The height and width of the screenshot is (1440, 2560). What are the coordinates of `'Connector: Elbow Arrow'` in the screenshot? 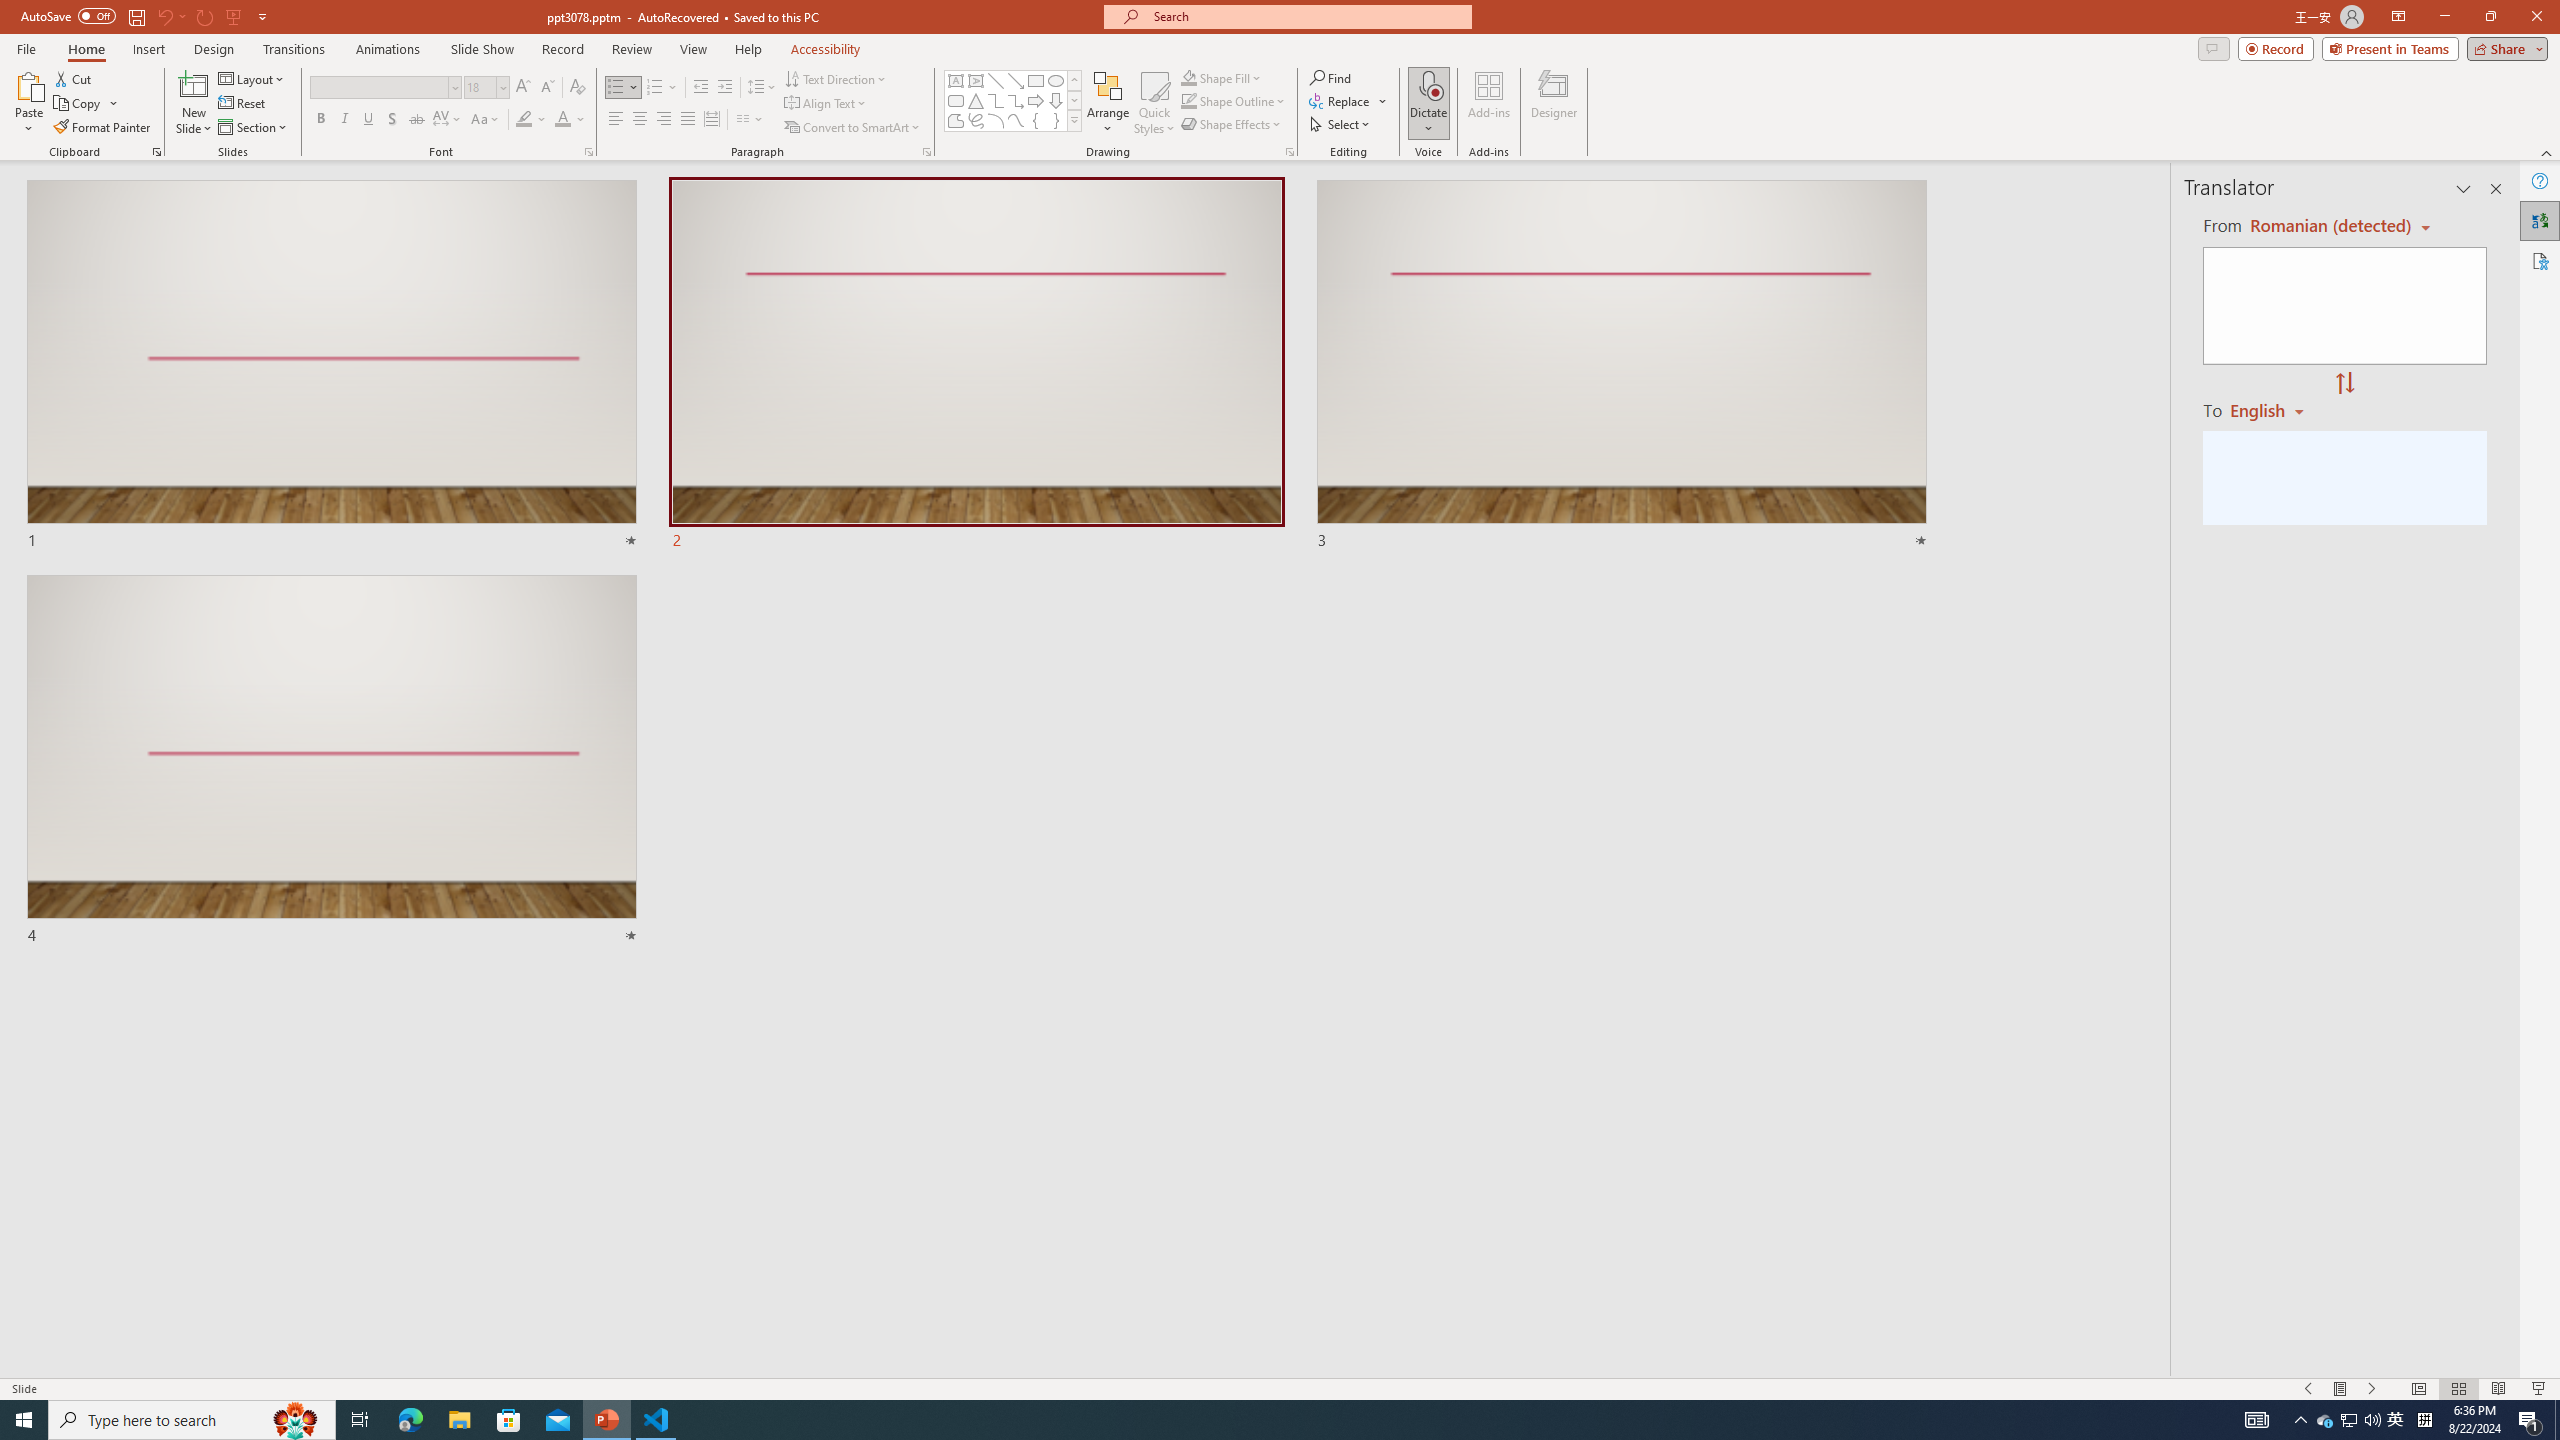 It's located at (1015, 99).